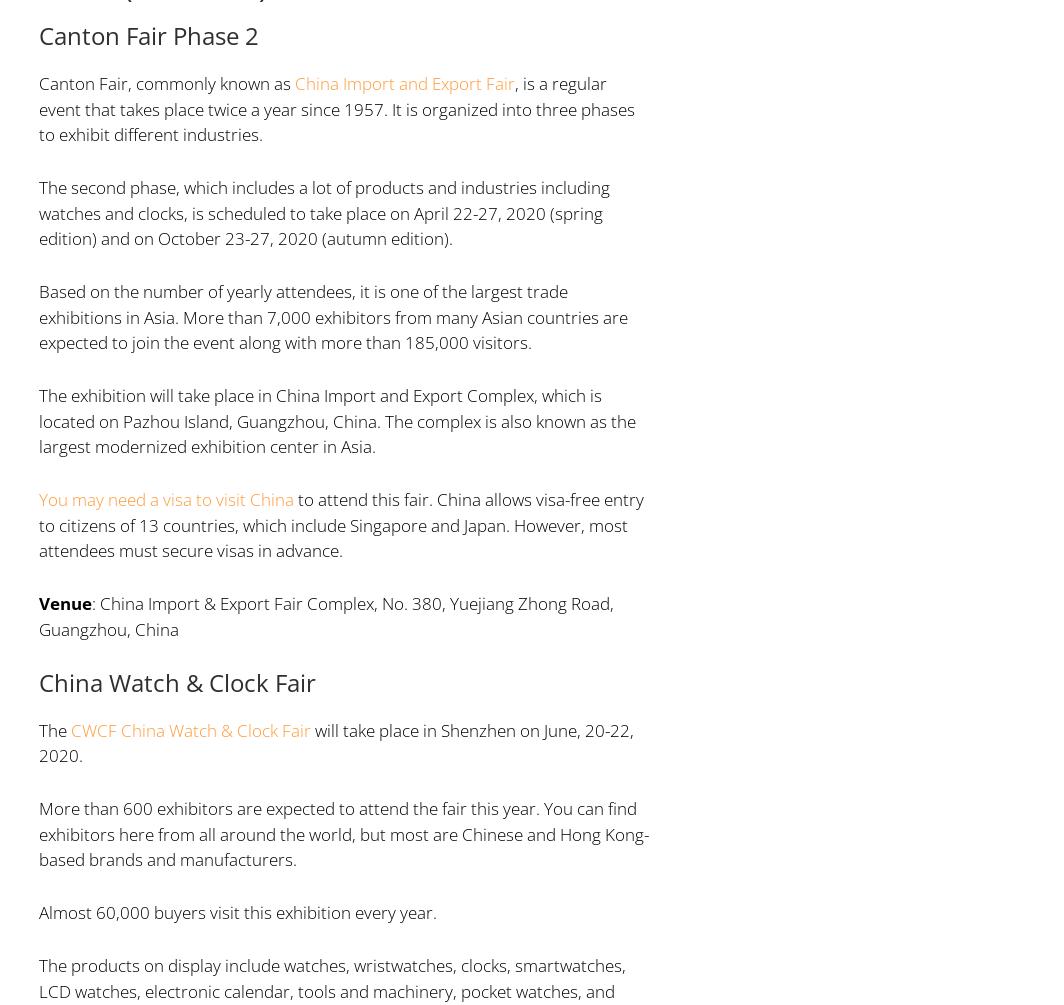  What do you see at coordinates (323, 211) in the screenshot?
I see `'The second phase, which includes a lot of products and industries including watches and clocks, is scheduled to take place on April 22-27, 2020 (spring edition) and on October 23-27, 2020 (autumn edition).'` at bounding box center [323, 211].